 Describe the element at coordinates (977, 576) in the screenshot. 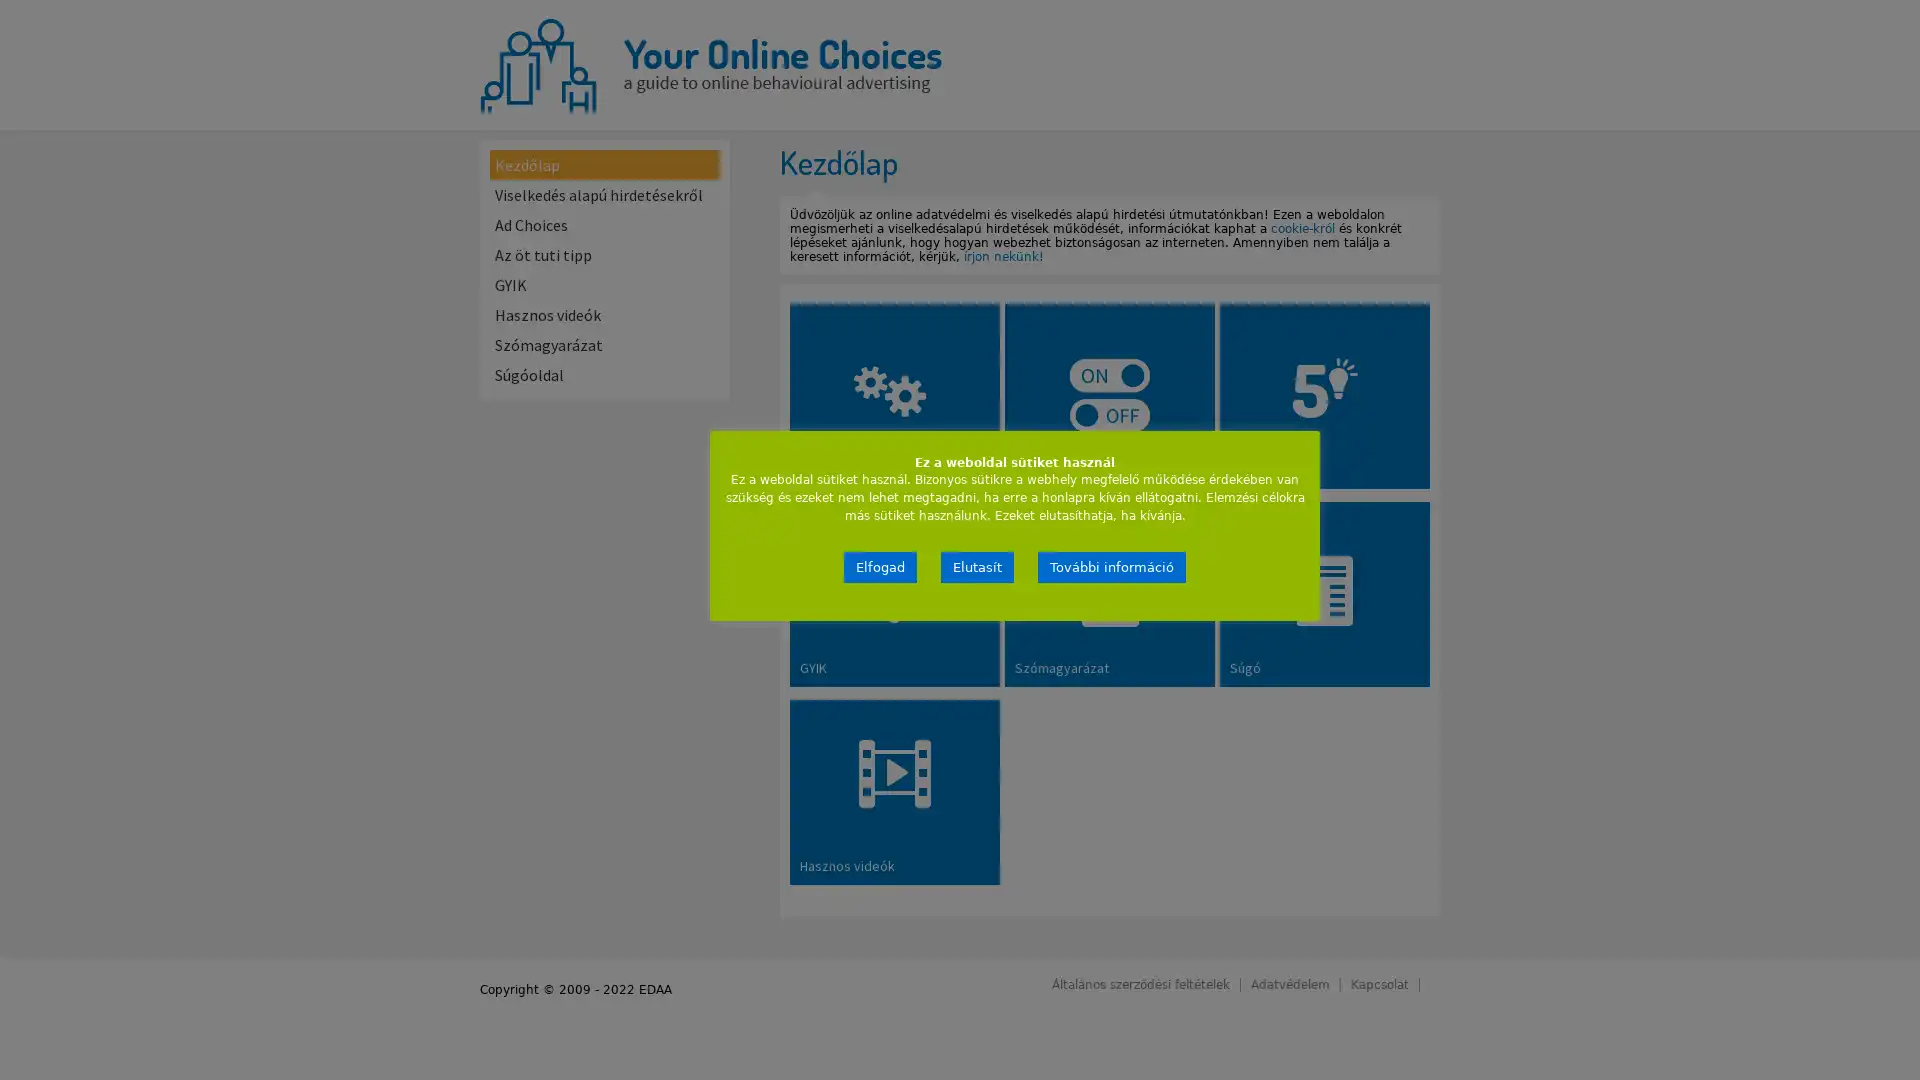

I see `Elutasit` at that location.